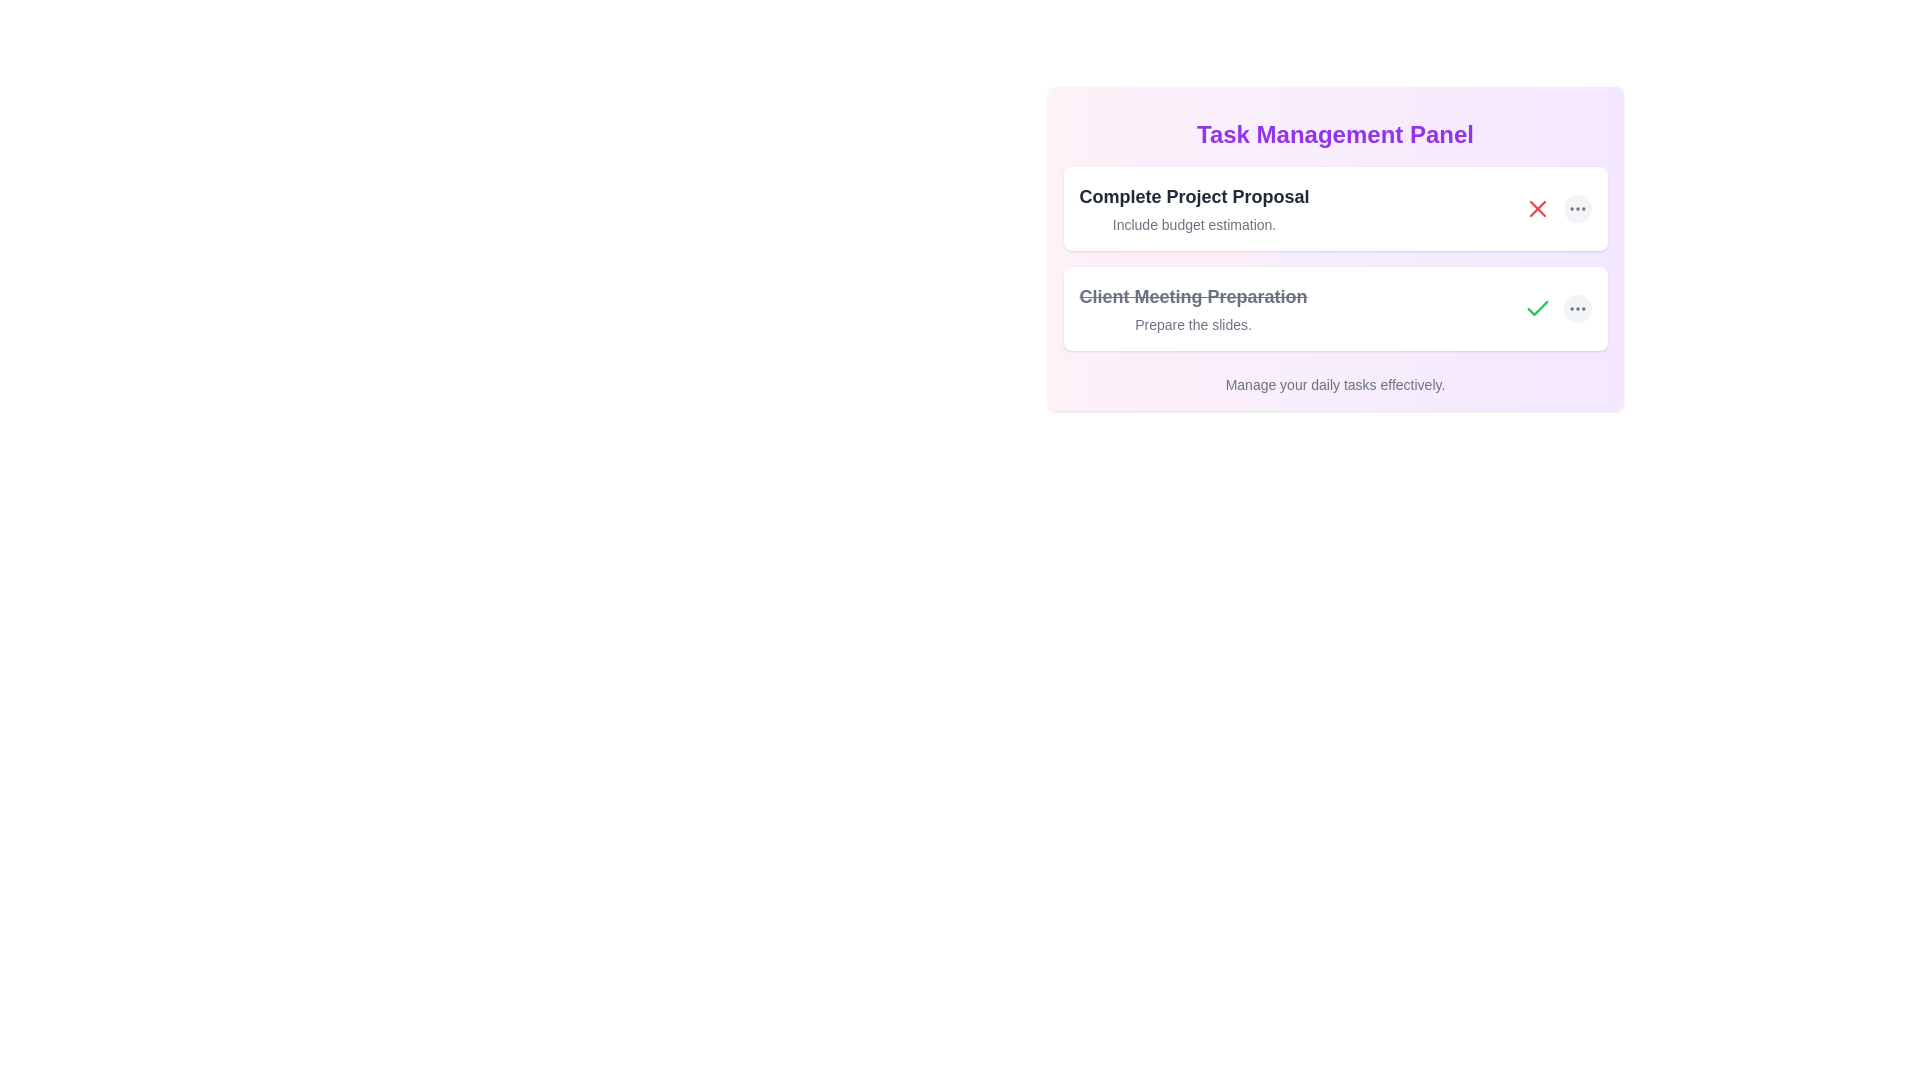 The height and width of the screenshot is (1080, 1920). Describe the element at coordinates (1554, 208) in the screenshot. I see `the ellipsis on the control set for the 'Complete Project Proposal' task` at that location.